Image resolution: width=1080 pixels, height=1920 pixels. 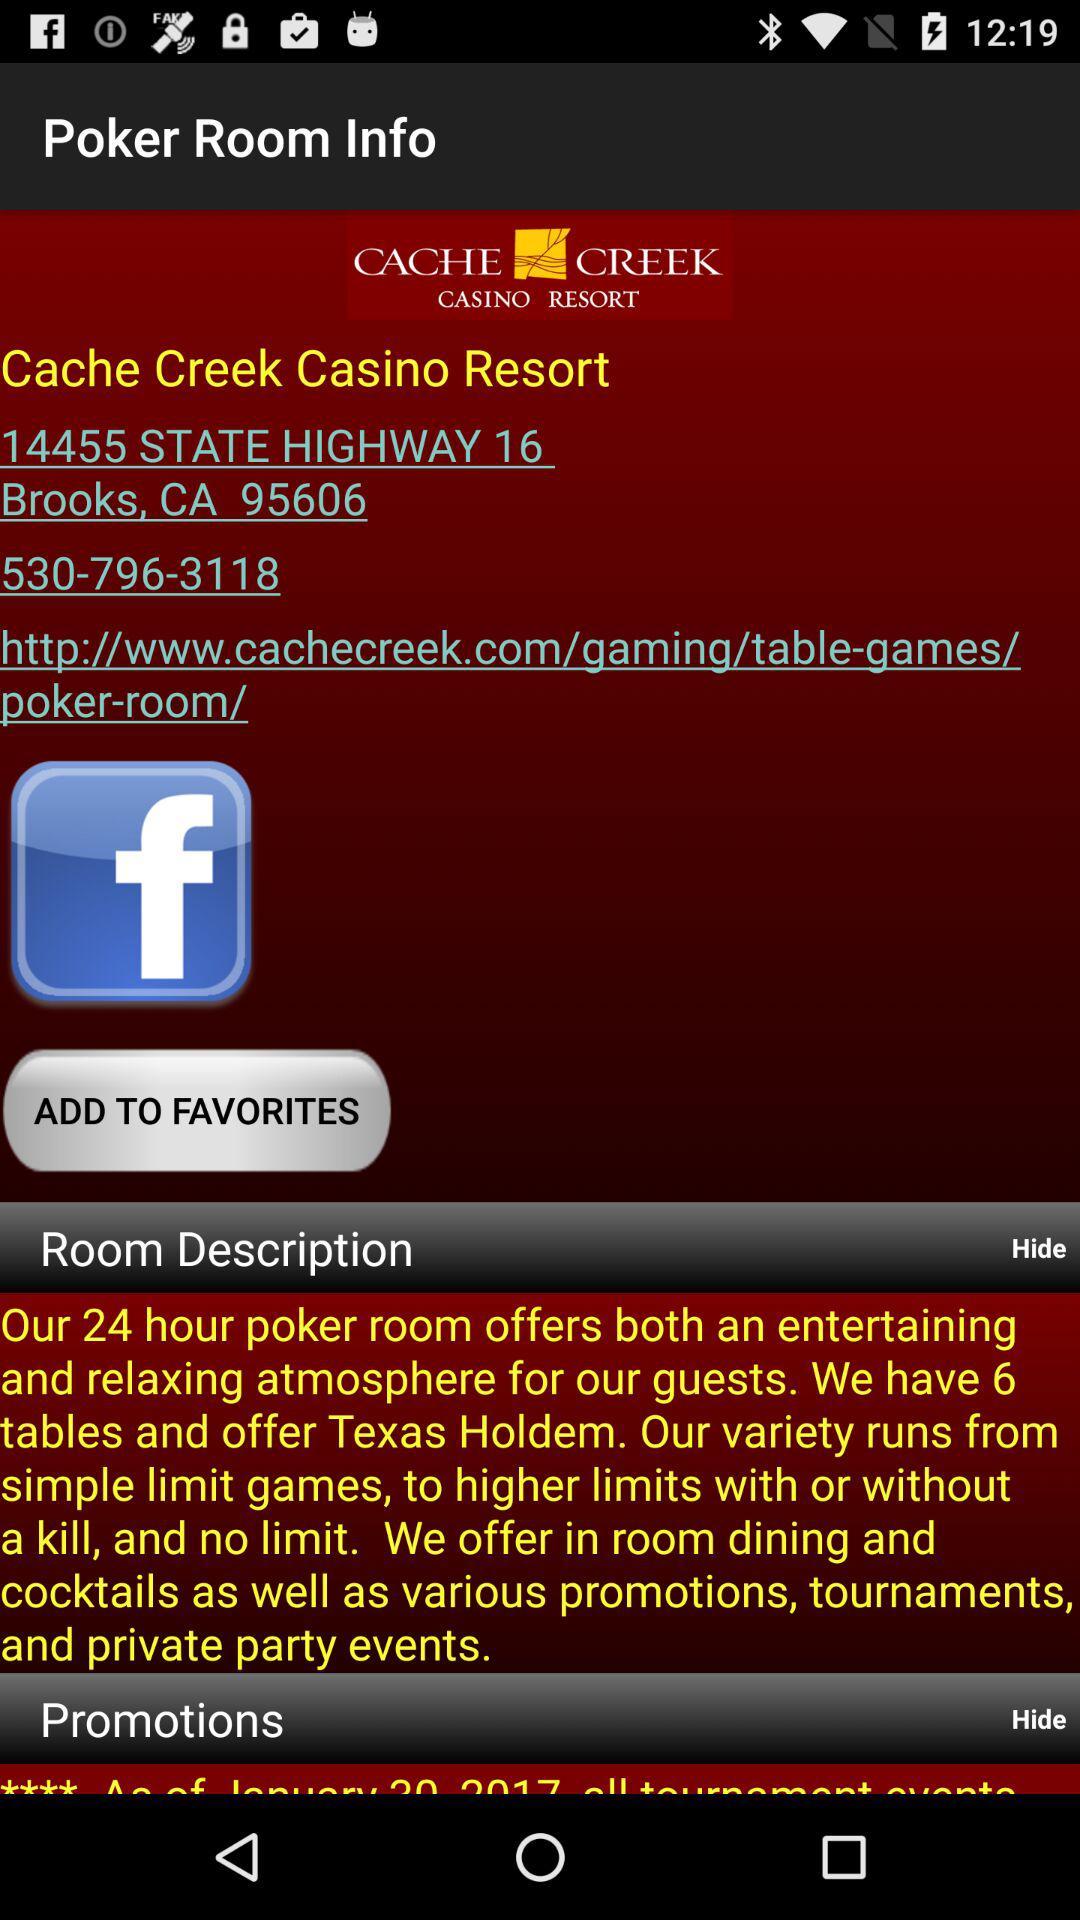 What do you see at coordinates (540, 666) in the screenshot?
I see `http www cachecreek icon` at bounding box center [540, 666].